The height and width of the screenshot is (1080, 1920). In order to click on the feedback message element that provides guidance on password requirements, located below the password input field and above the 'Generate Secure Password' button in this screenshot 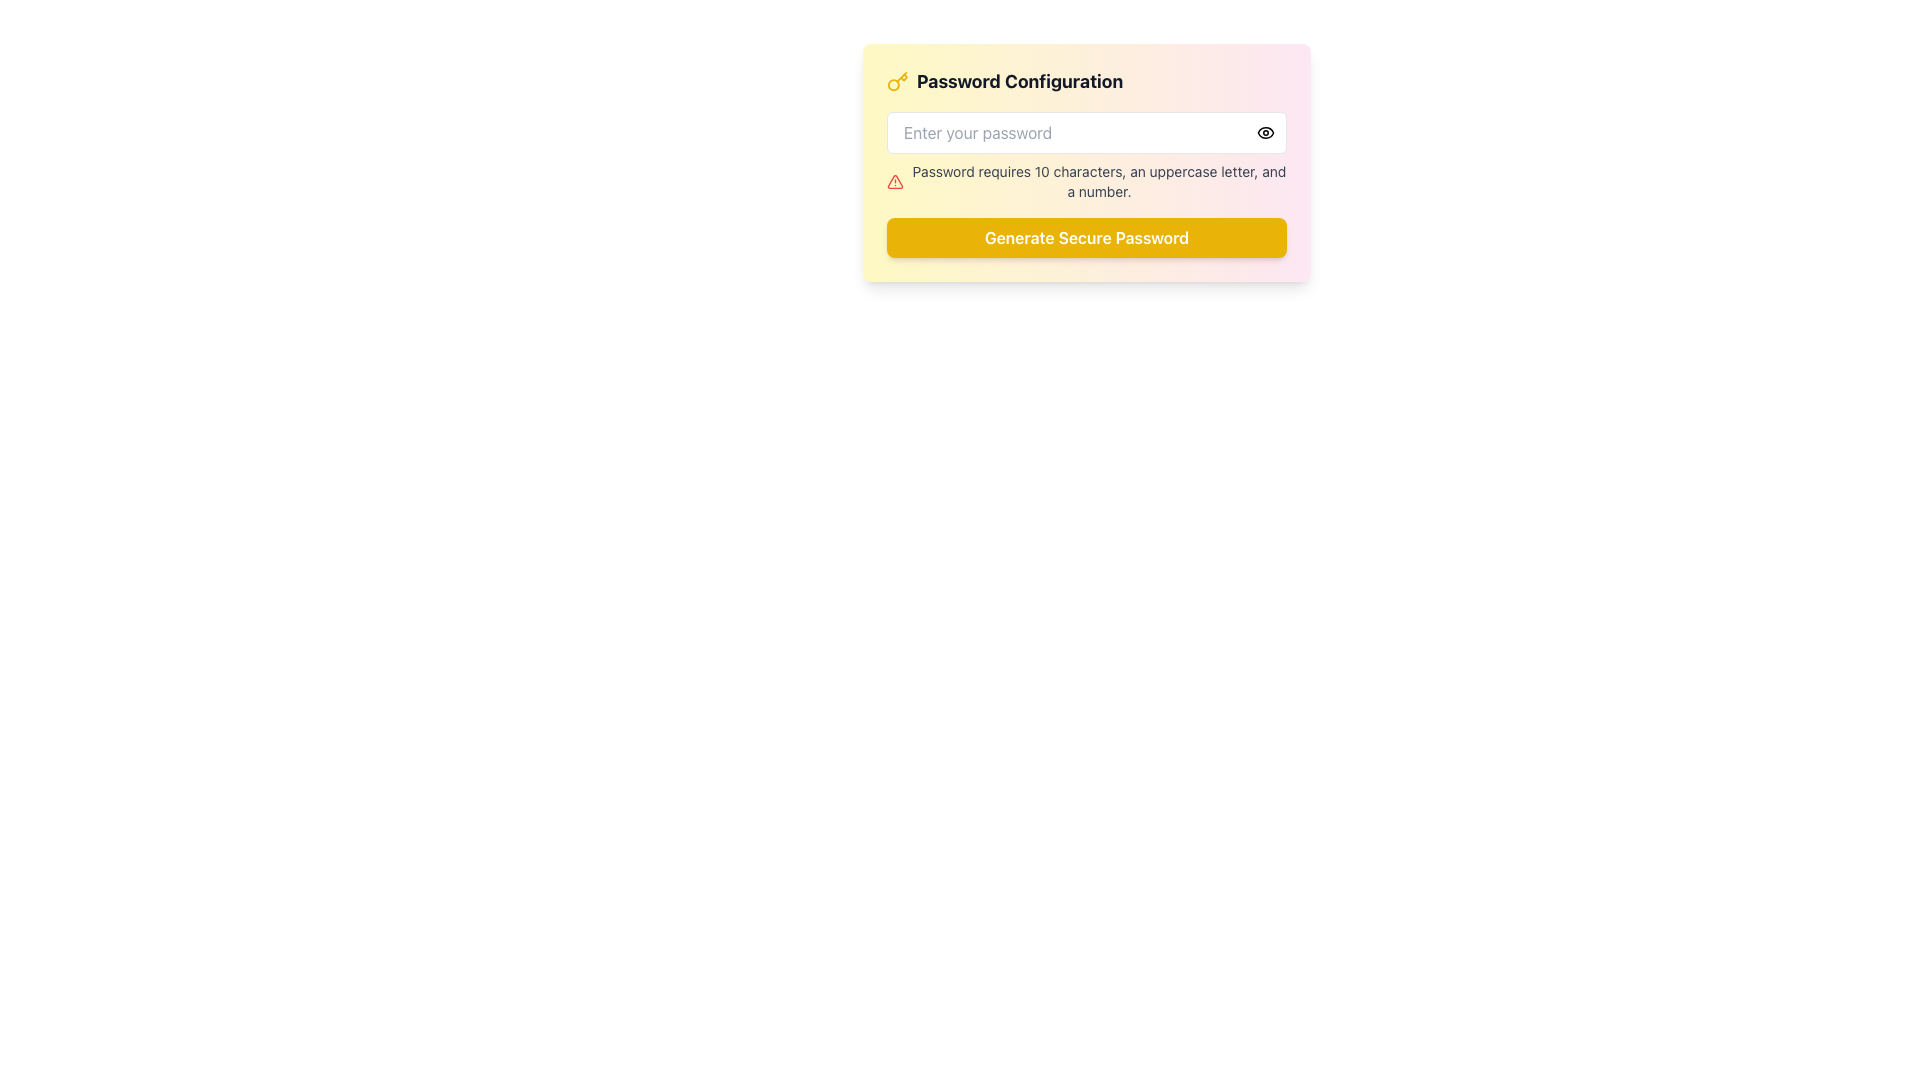, I will do `click(1085, 181)`.